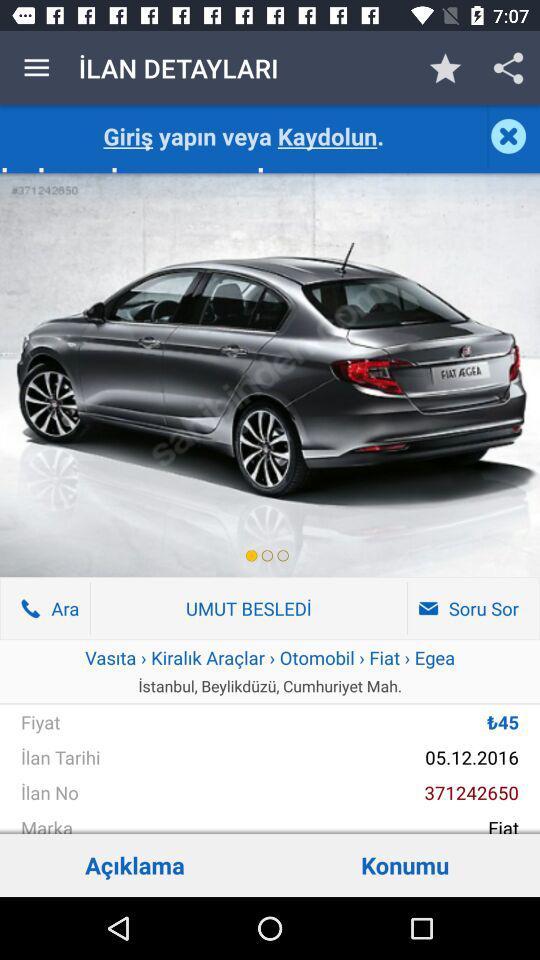 The width and height of the screenshot is (540, 960). I want to click on the close icon, so click(513, 135).